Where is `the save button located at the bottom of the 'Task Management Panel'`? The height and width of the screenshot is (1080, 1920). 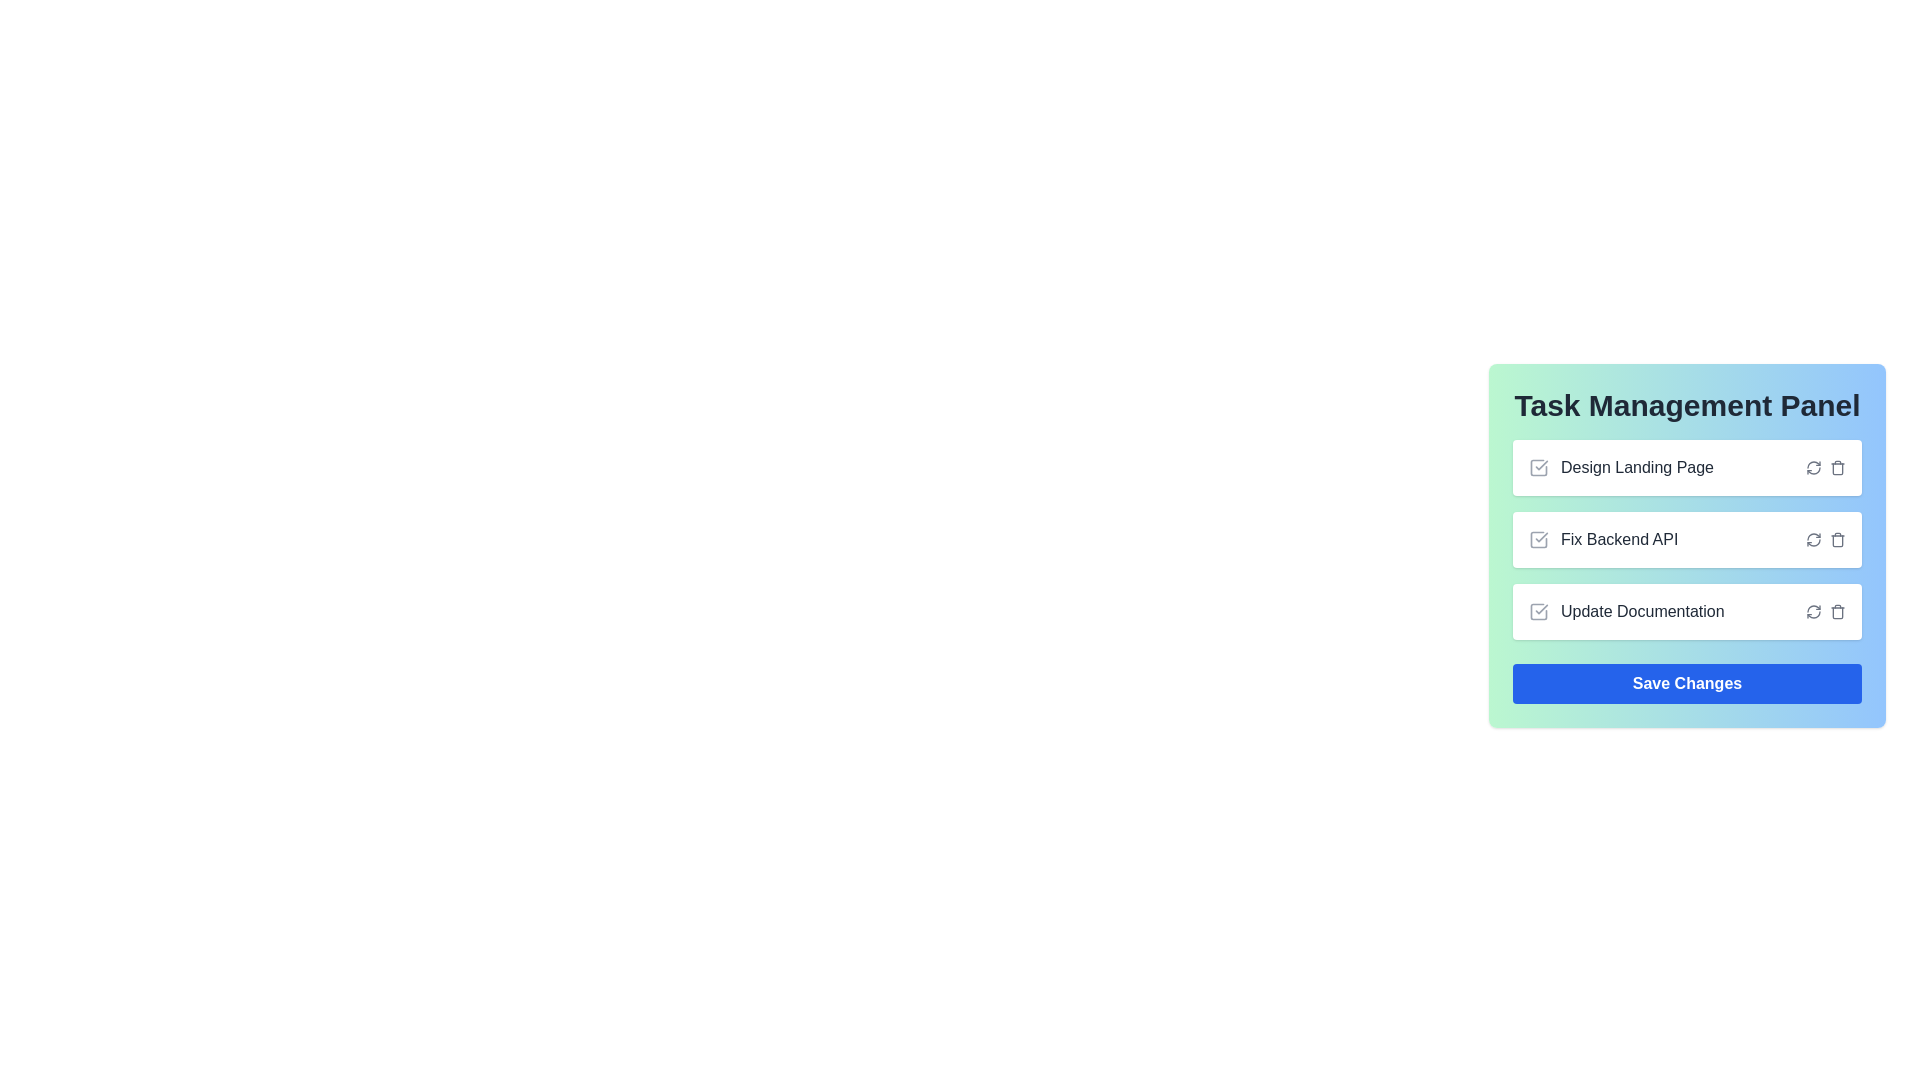
the save button located at the bottom of the 'Task Management Panel' is located at coordinates (1686, 682).